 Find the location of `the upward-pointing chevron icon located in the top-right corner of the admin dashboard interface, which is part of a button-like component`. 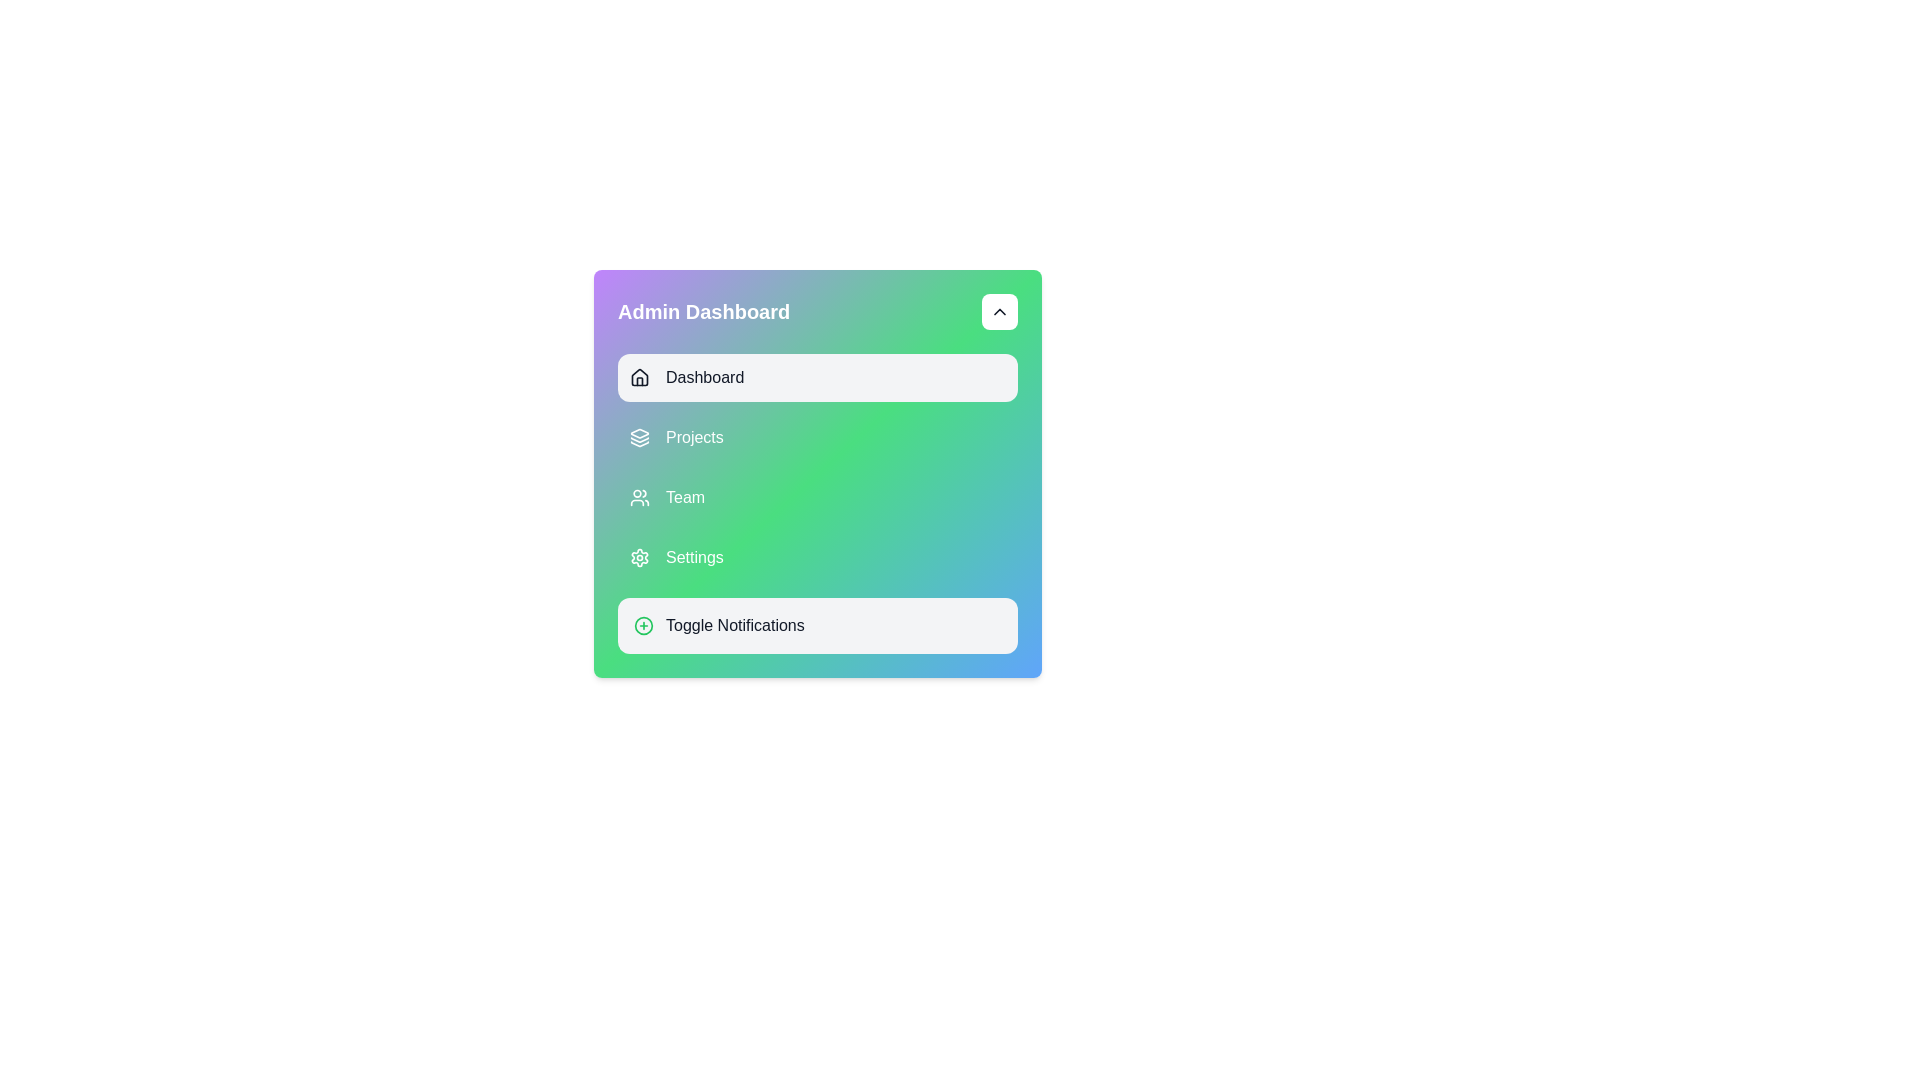

the upward-pointing chevron icon located in the top-right corner of the admin dashboard interface, which is part of a button-like component is located at coordinates (999, 312).